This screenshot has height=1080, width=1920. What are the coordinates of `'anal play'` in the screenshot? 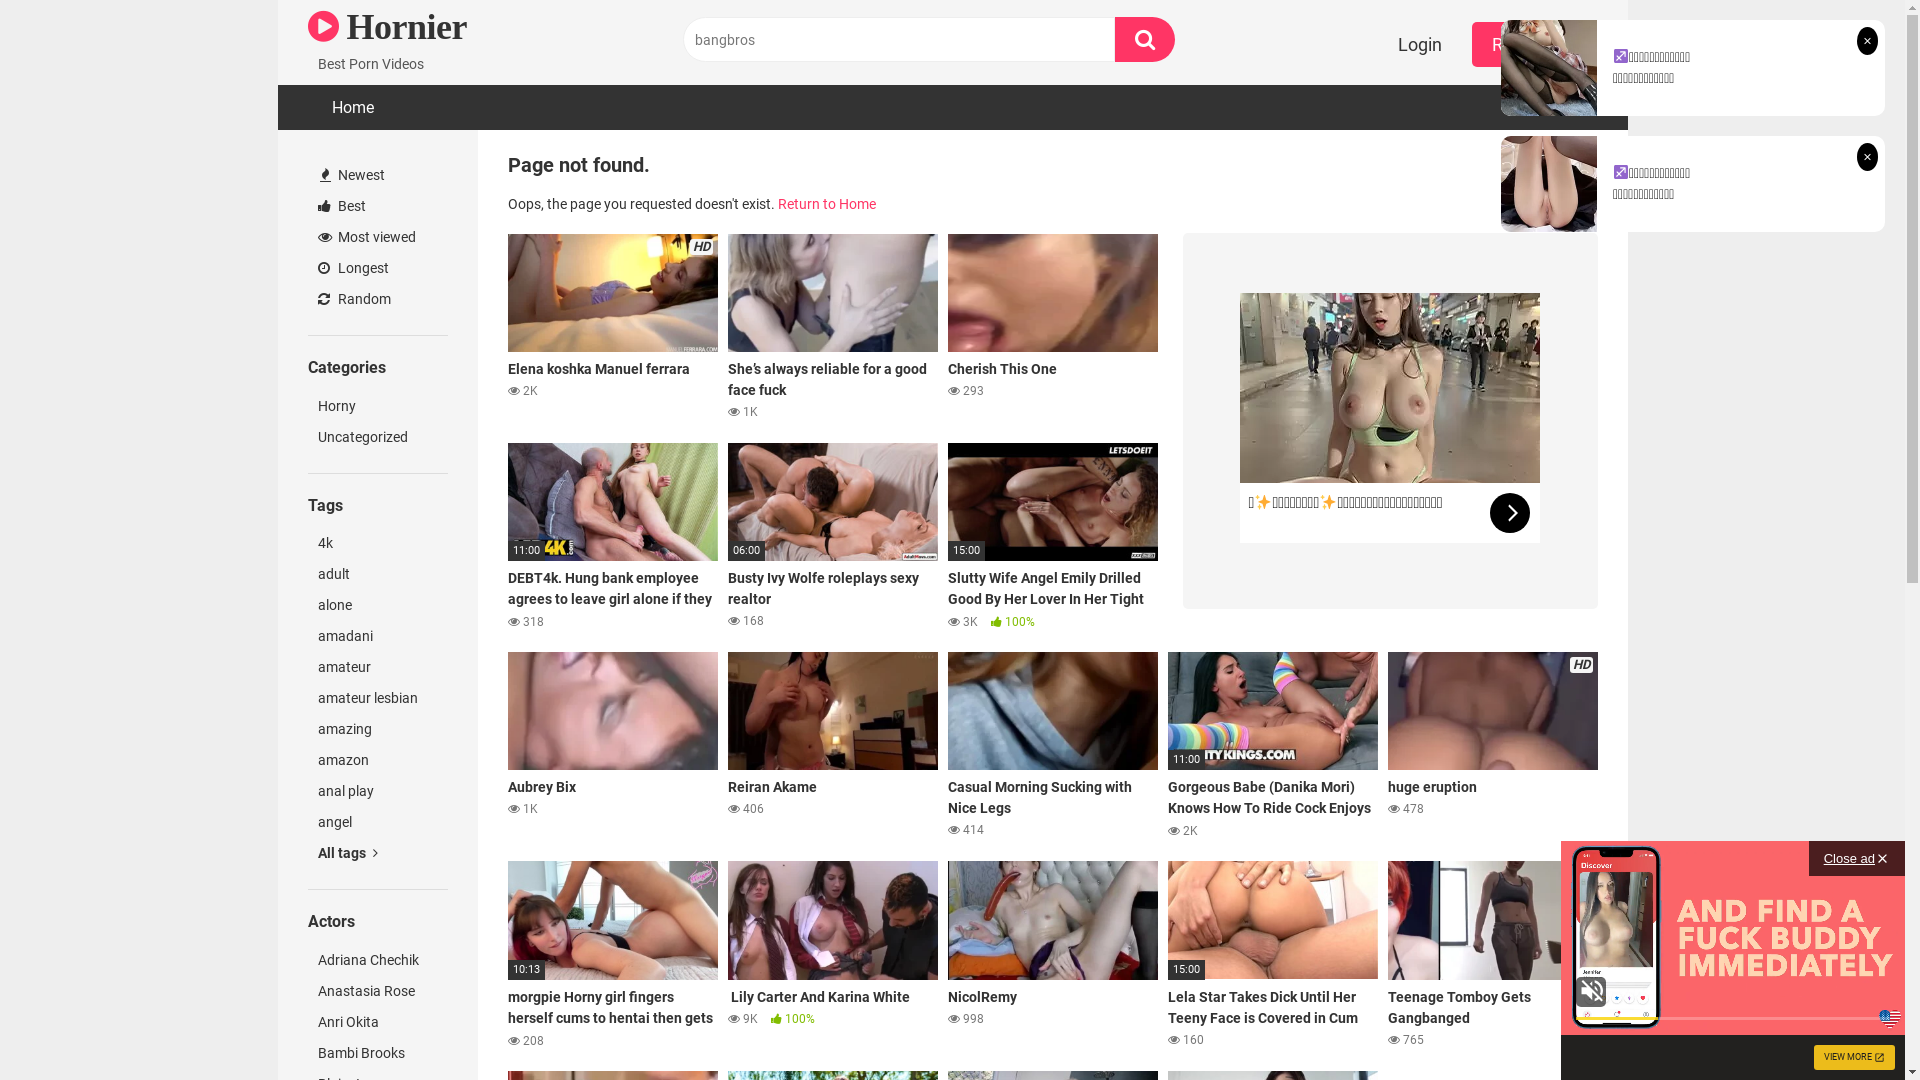 It's located at (378, 790).